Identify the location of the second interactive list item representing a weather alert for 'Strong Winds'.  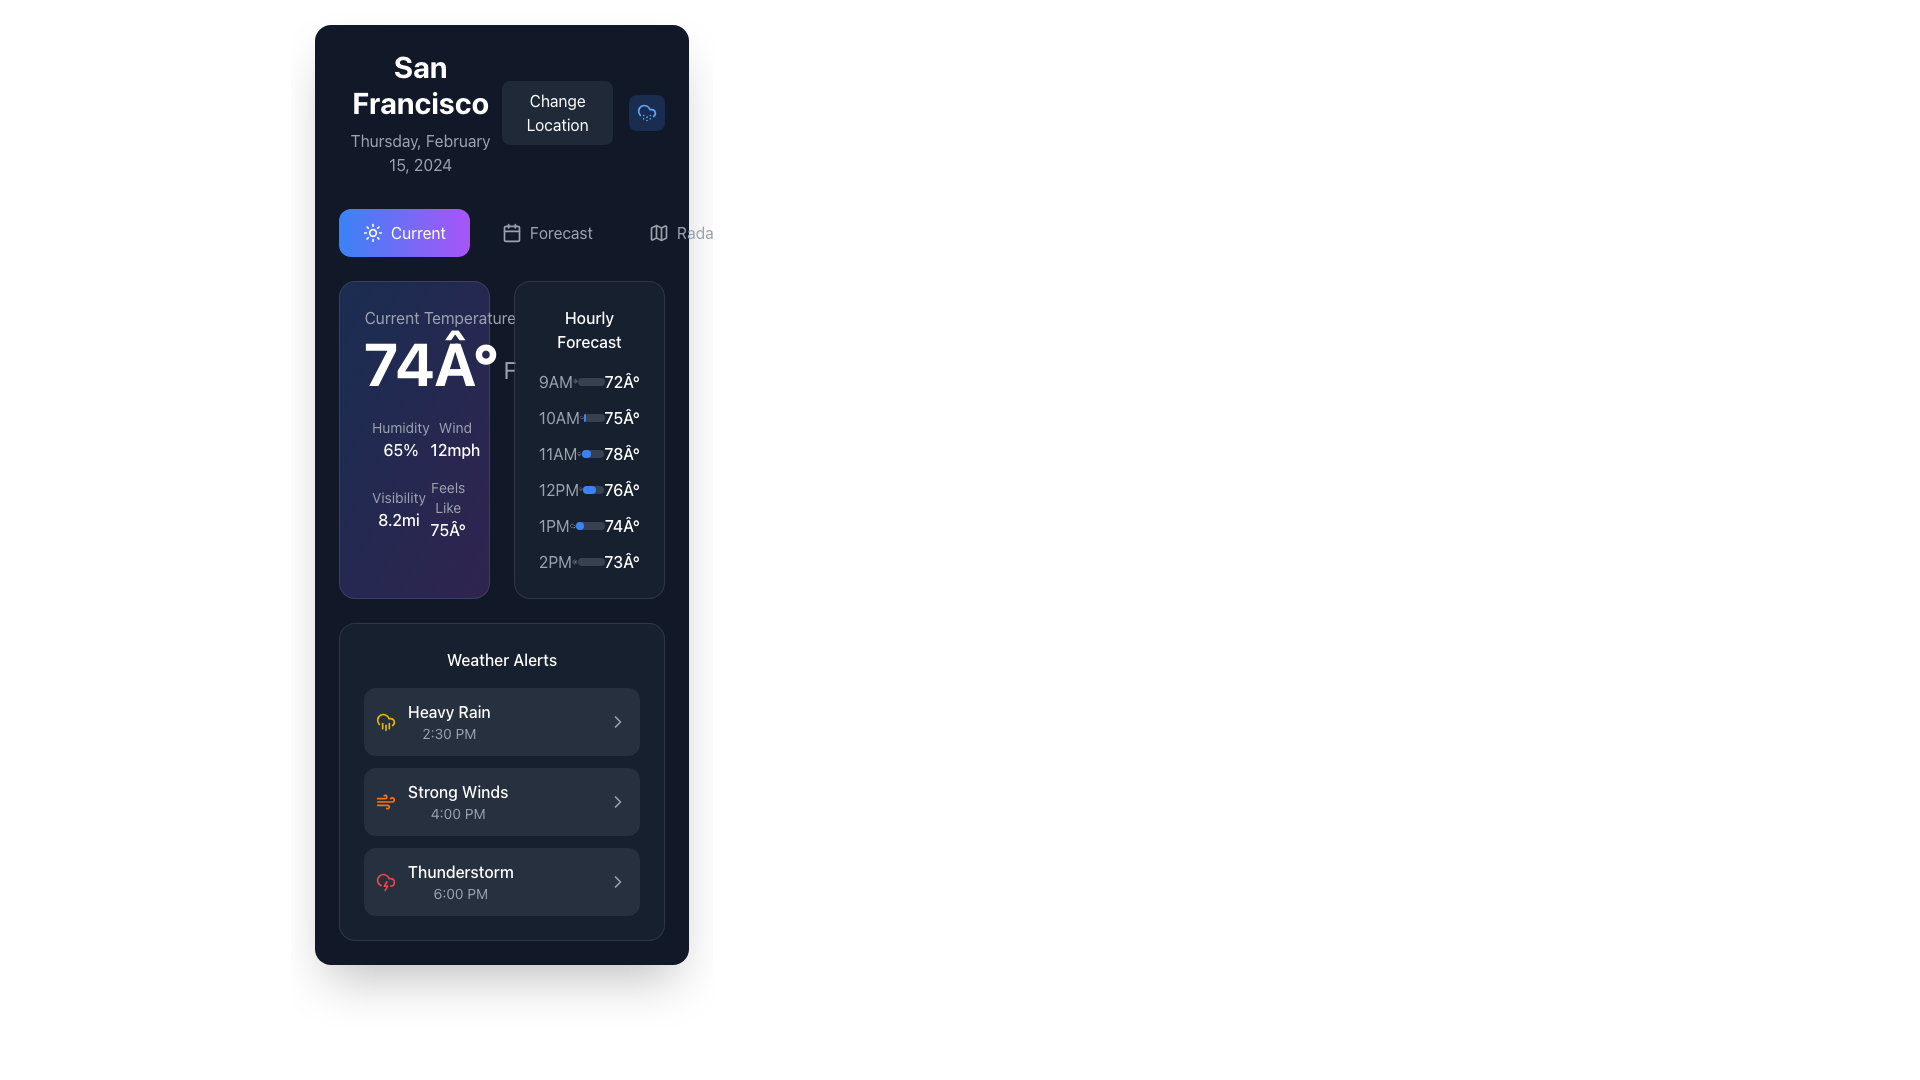
(502, 801).